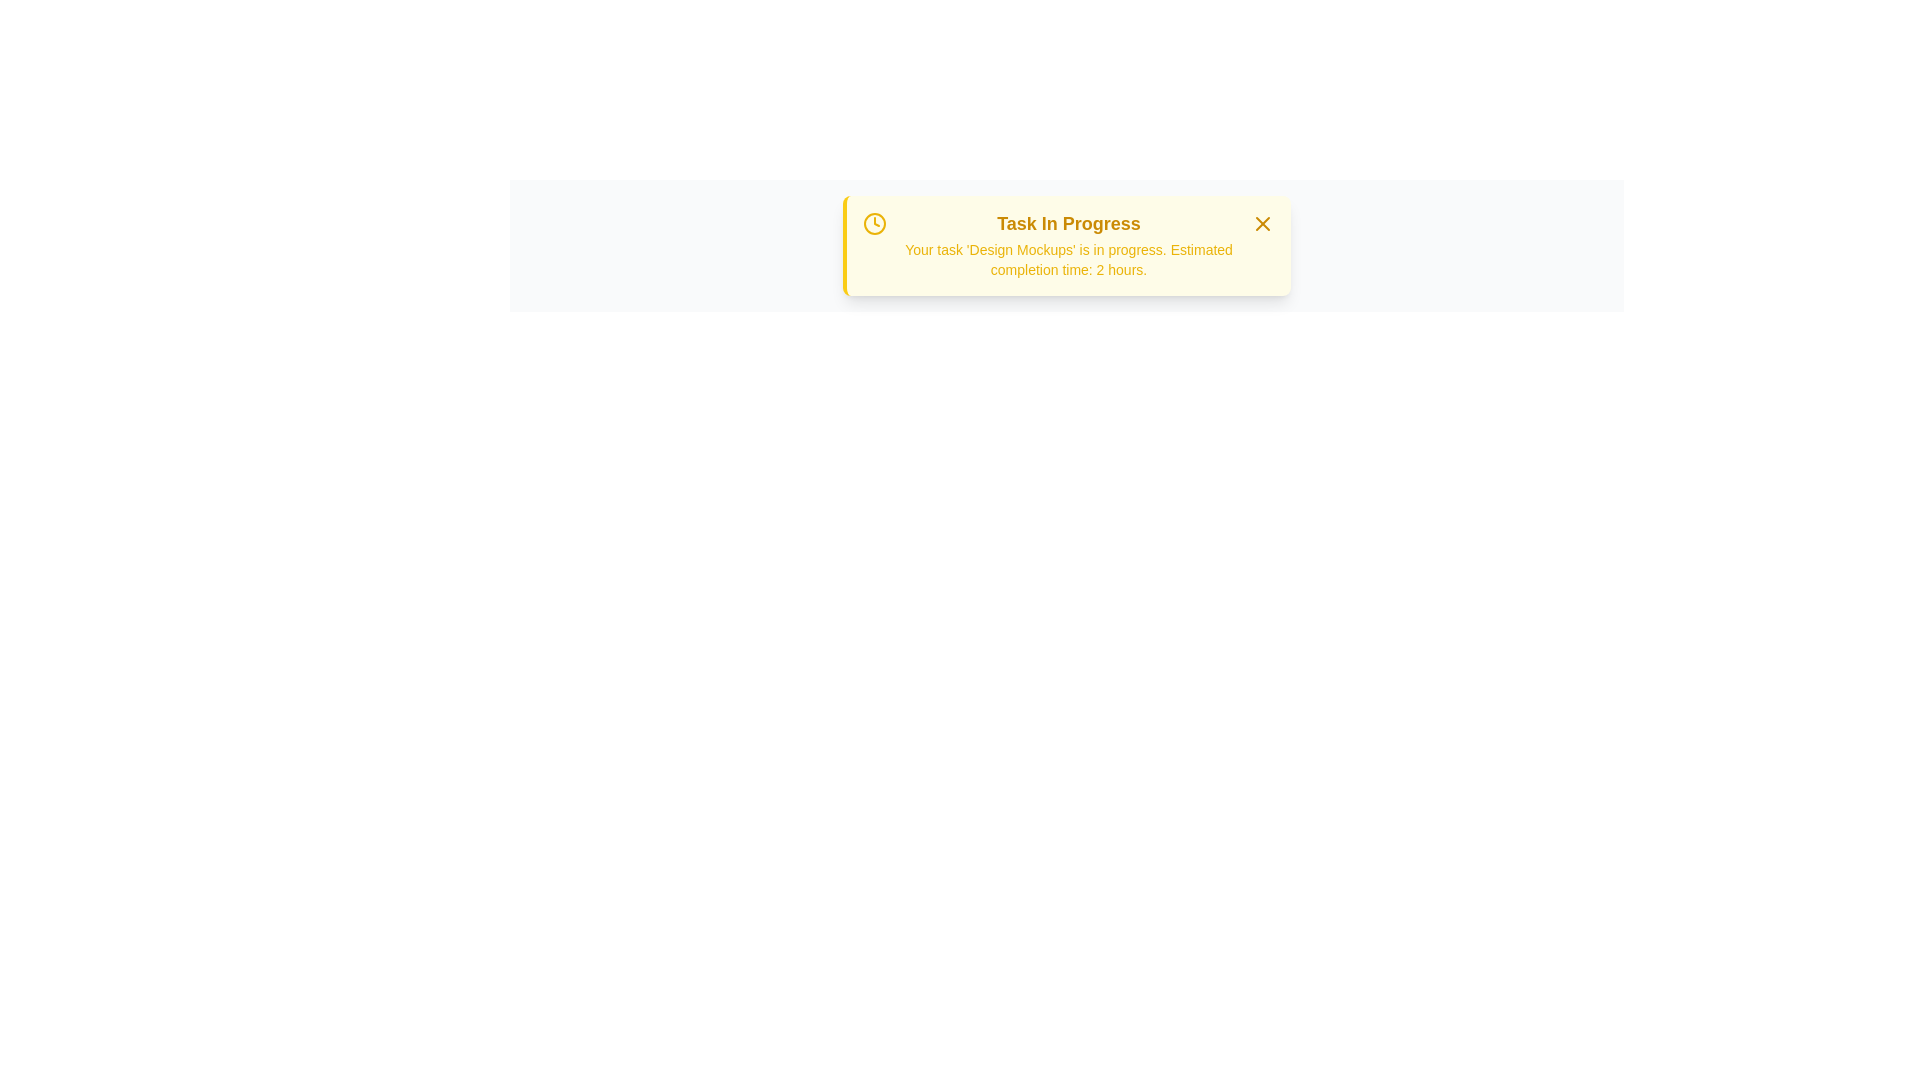 This screenshot has height=1080, width=1920. I want to click on the 'X' button to close the alert, so click(1261, 223).